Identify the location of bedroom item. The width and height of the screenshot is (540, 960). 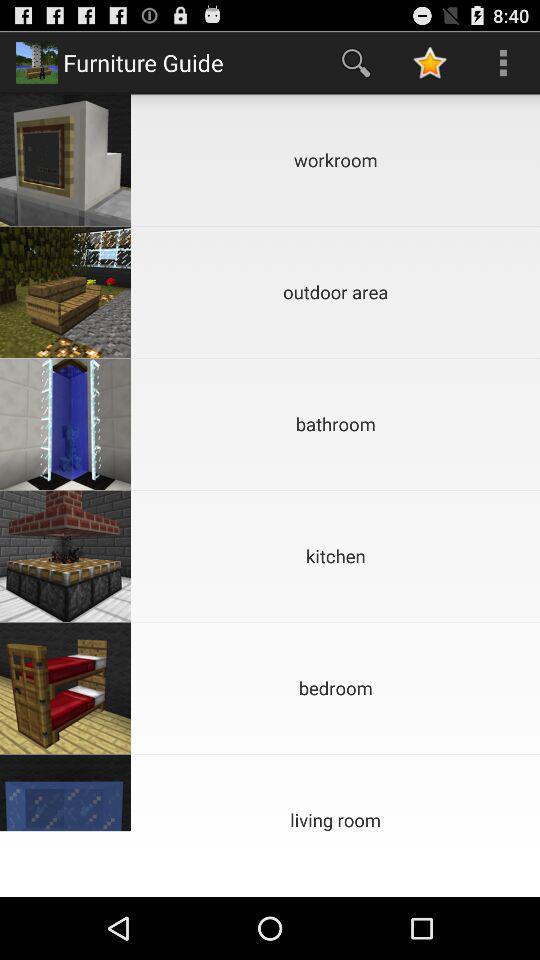
(335, 688).